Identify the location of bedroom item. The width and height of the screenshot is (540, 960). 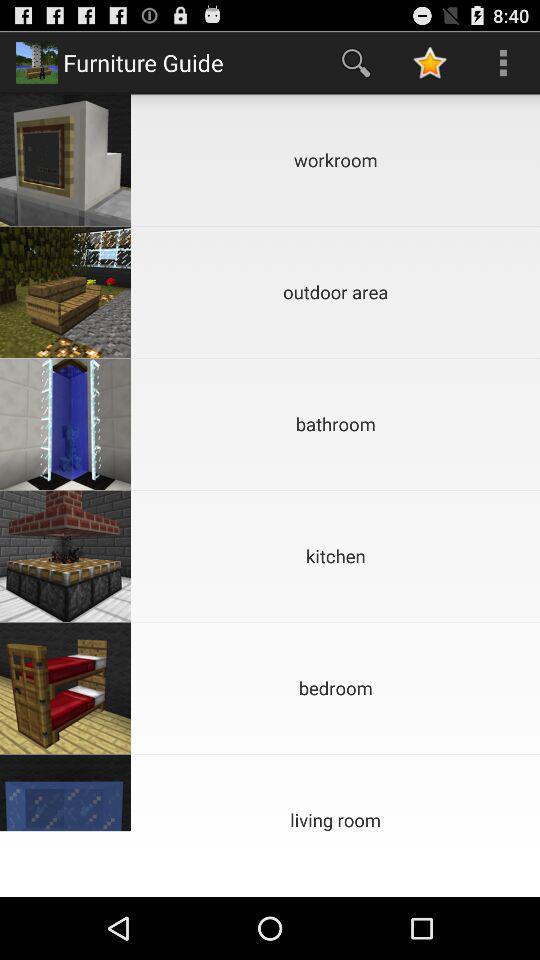
(335, 688).